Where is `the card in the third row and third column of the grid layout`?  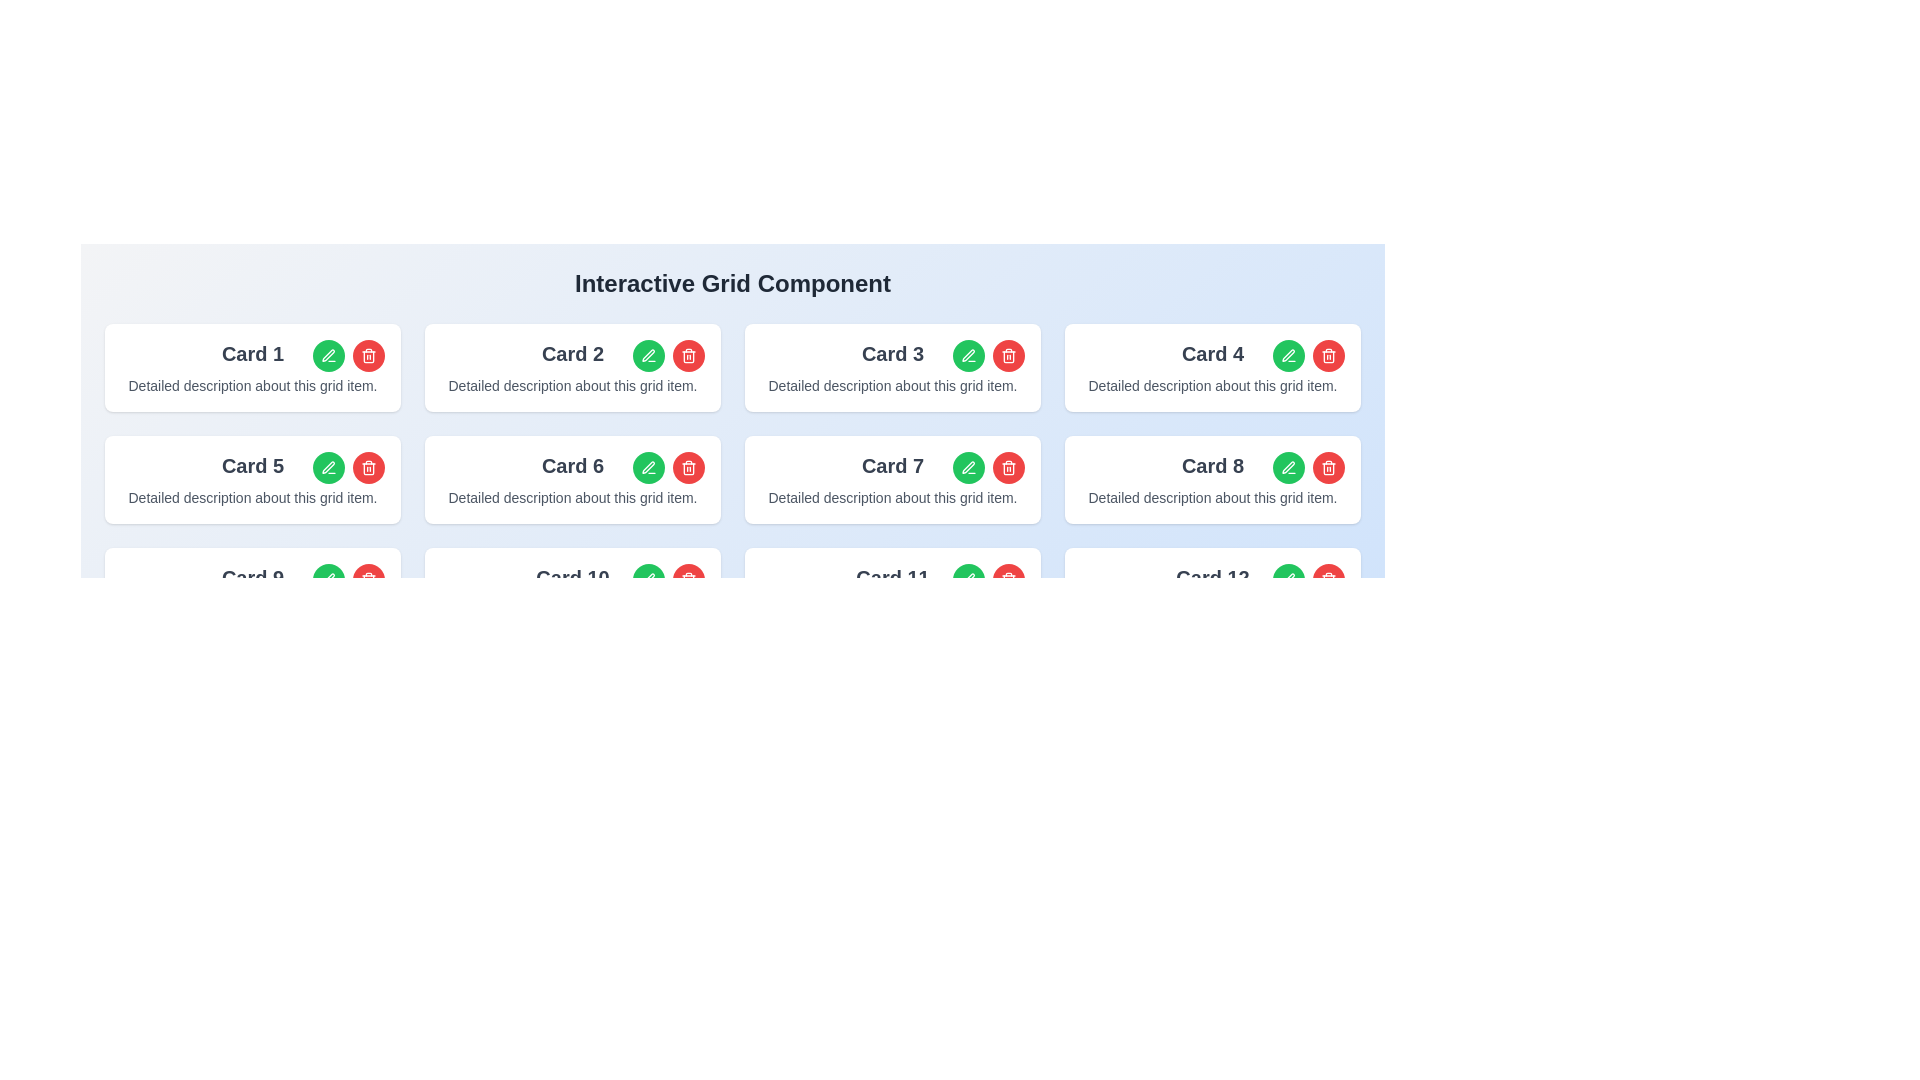
the card in the third row and third column of the grid layout is located at coordinates (891, 590).